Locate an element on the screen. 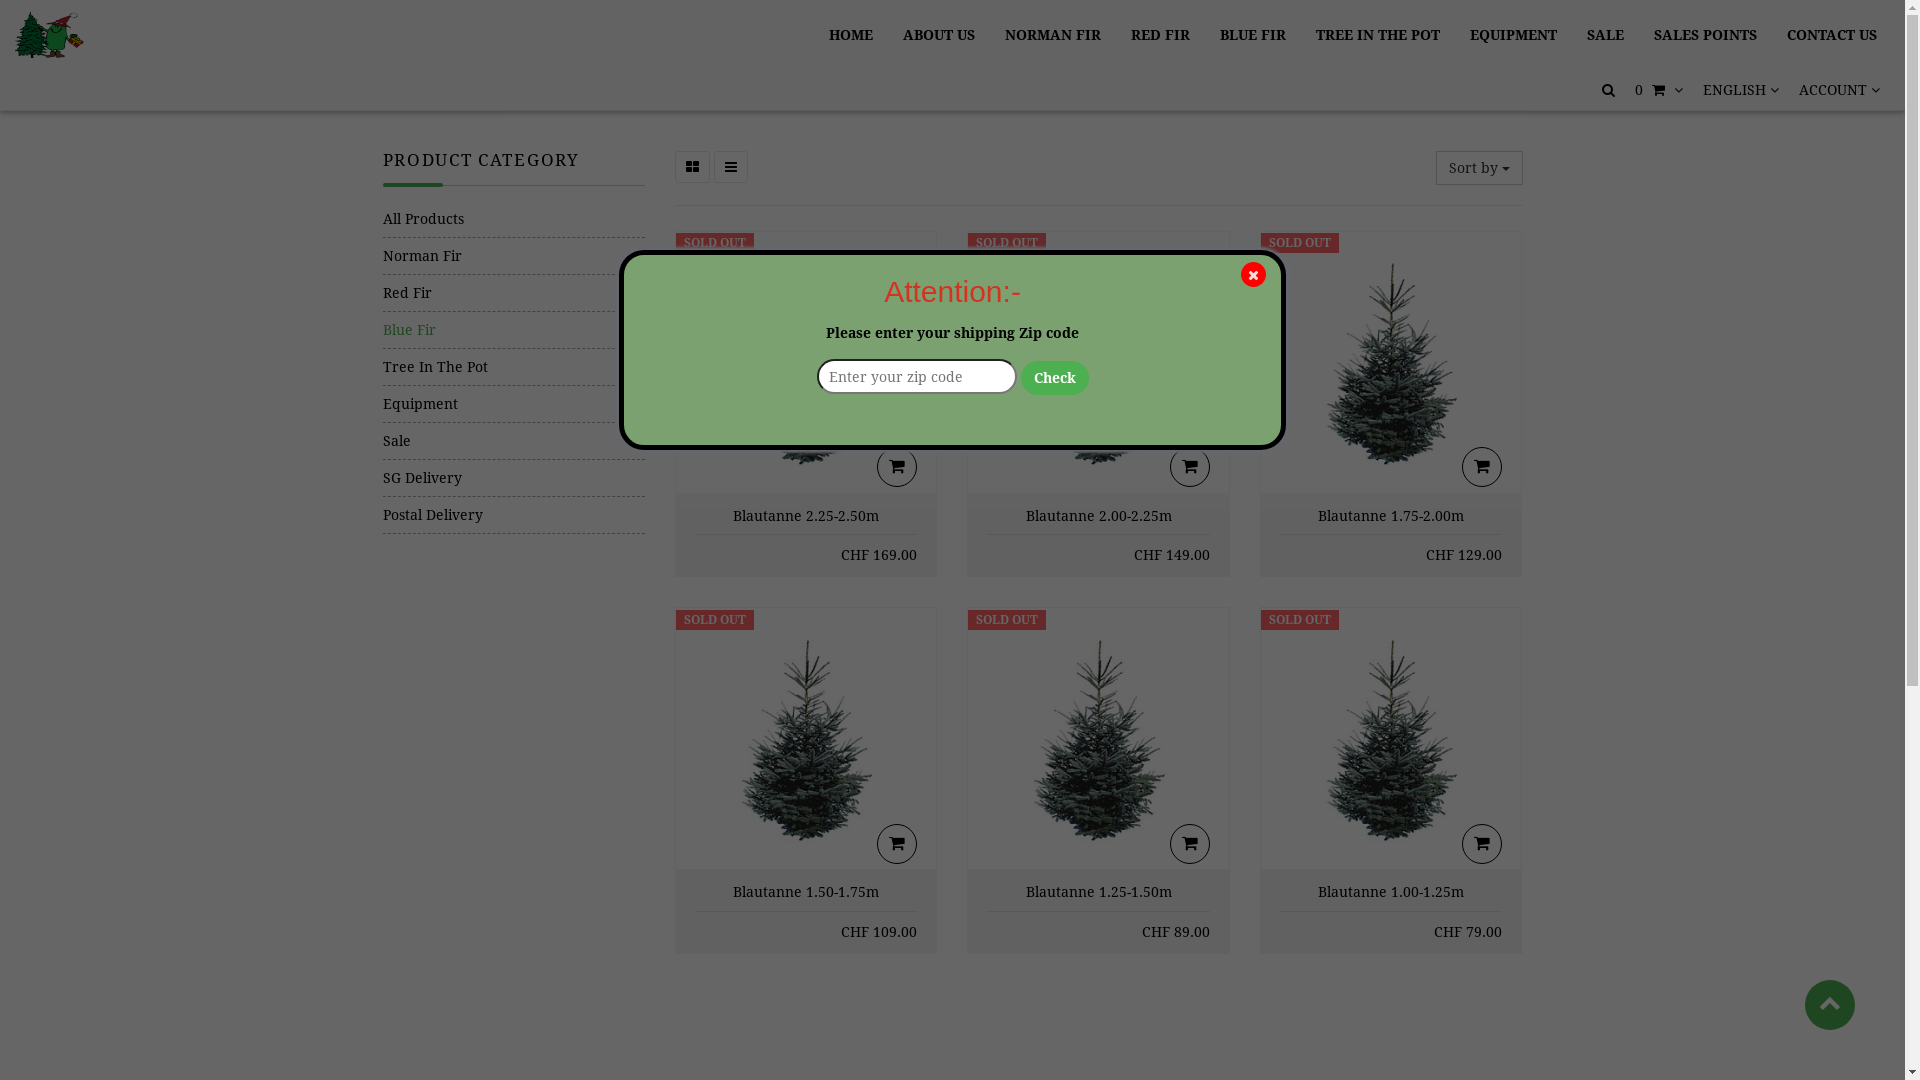 Image resolution: width=1920 pixels, height=1080 pixels. 'List View' is located at coordinates (714, 165).